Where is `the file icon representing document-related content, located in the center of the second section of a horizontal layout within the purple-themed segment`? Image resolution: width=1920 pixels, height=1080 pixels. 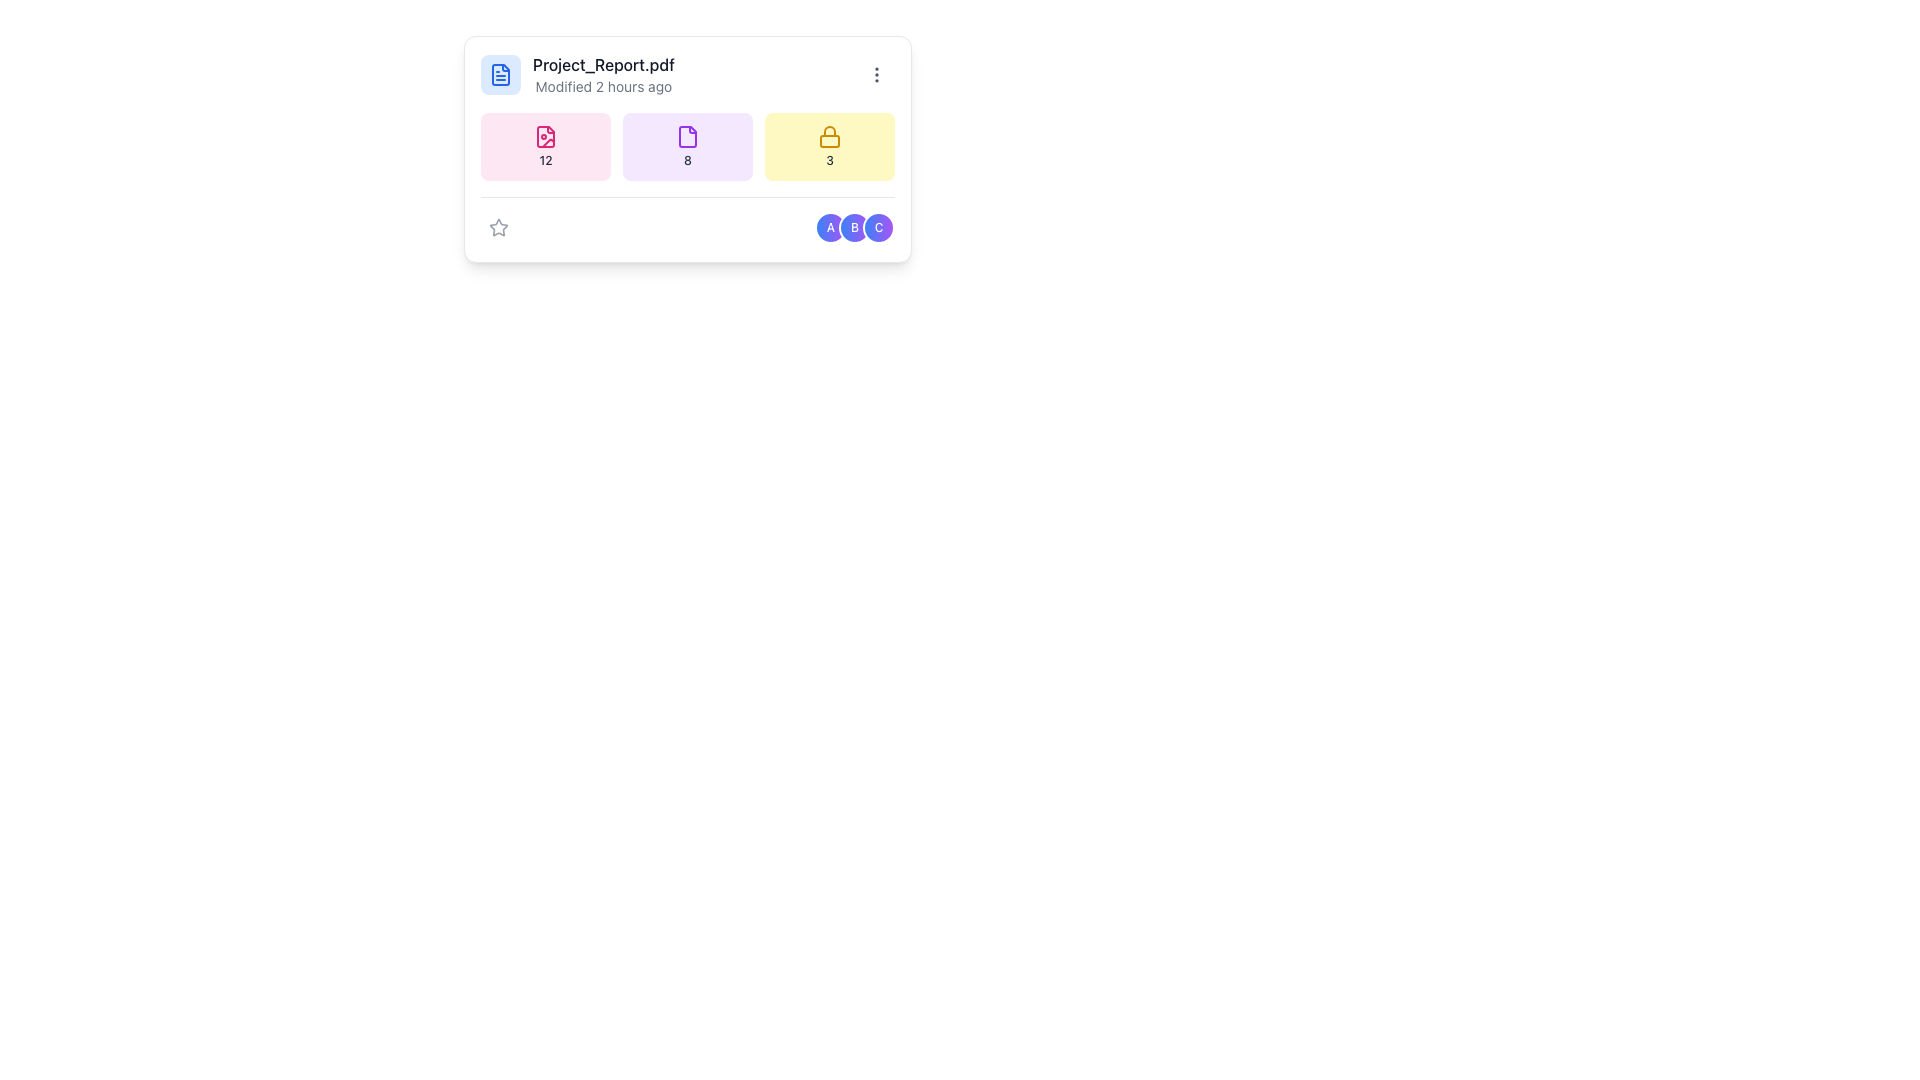 the file icon representing document-related content, located in the center of the second section of a horizontal layout within the purple-themed segment is located at coordinates (687, 136).